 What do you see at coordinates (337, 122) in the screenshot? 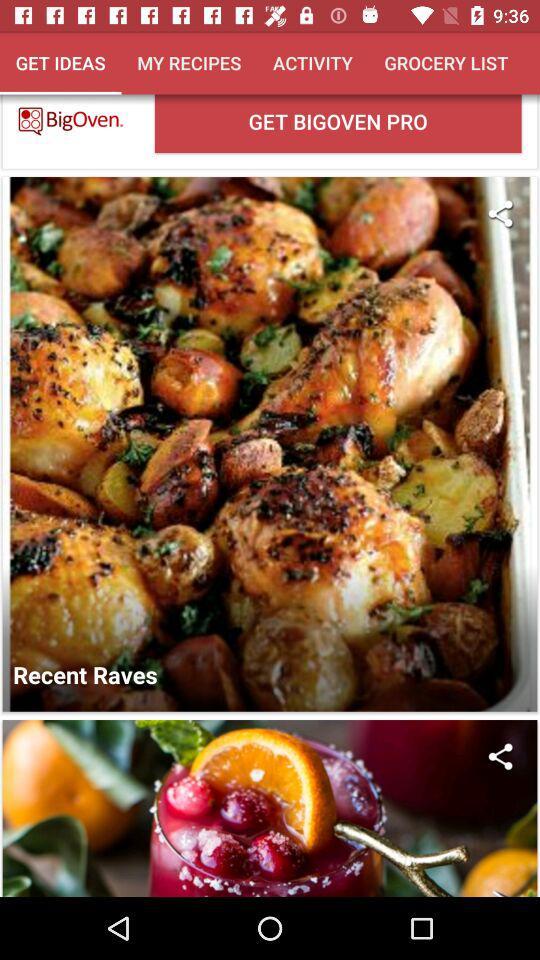
I see `the item below my recipes icon` at bounding box center [337, 122].